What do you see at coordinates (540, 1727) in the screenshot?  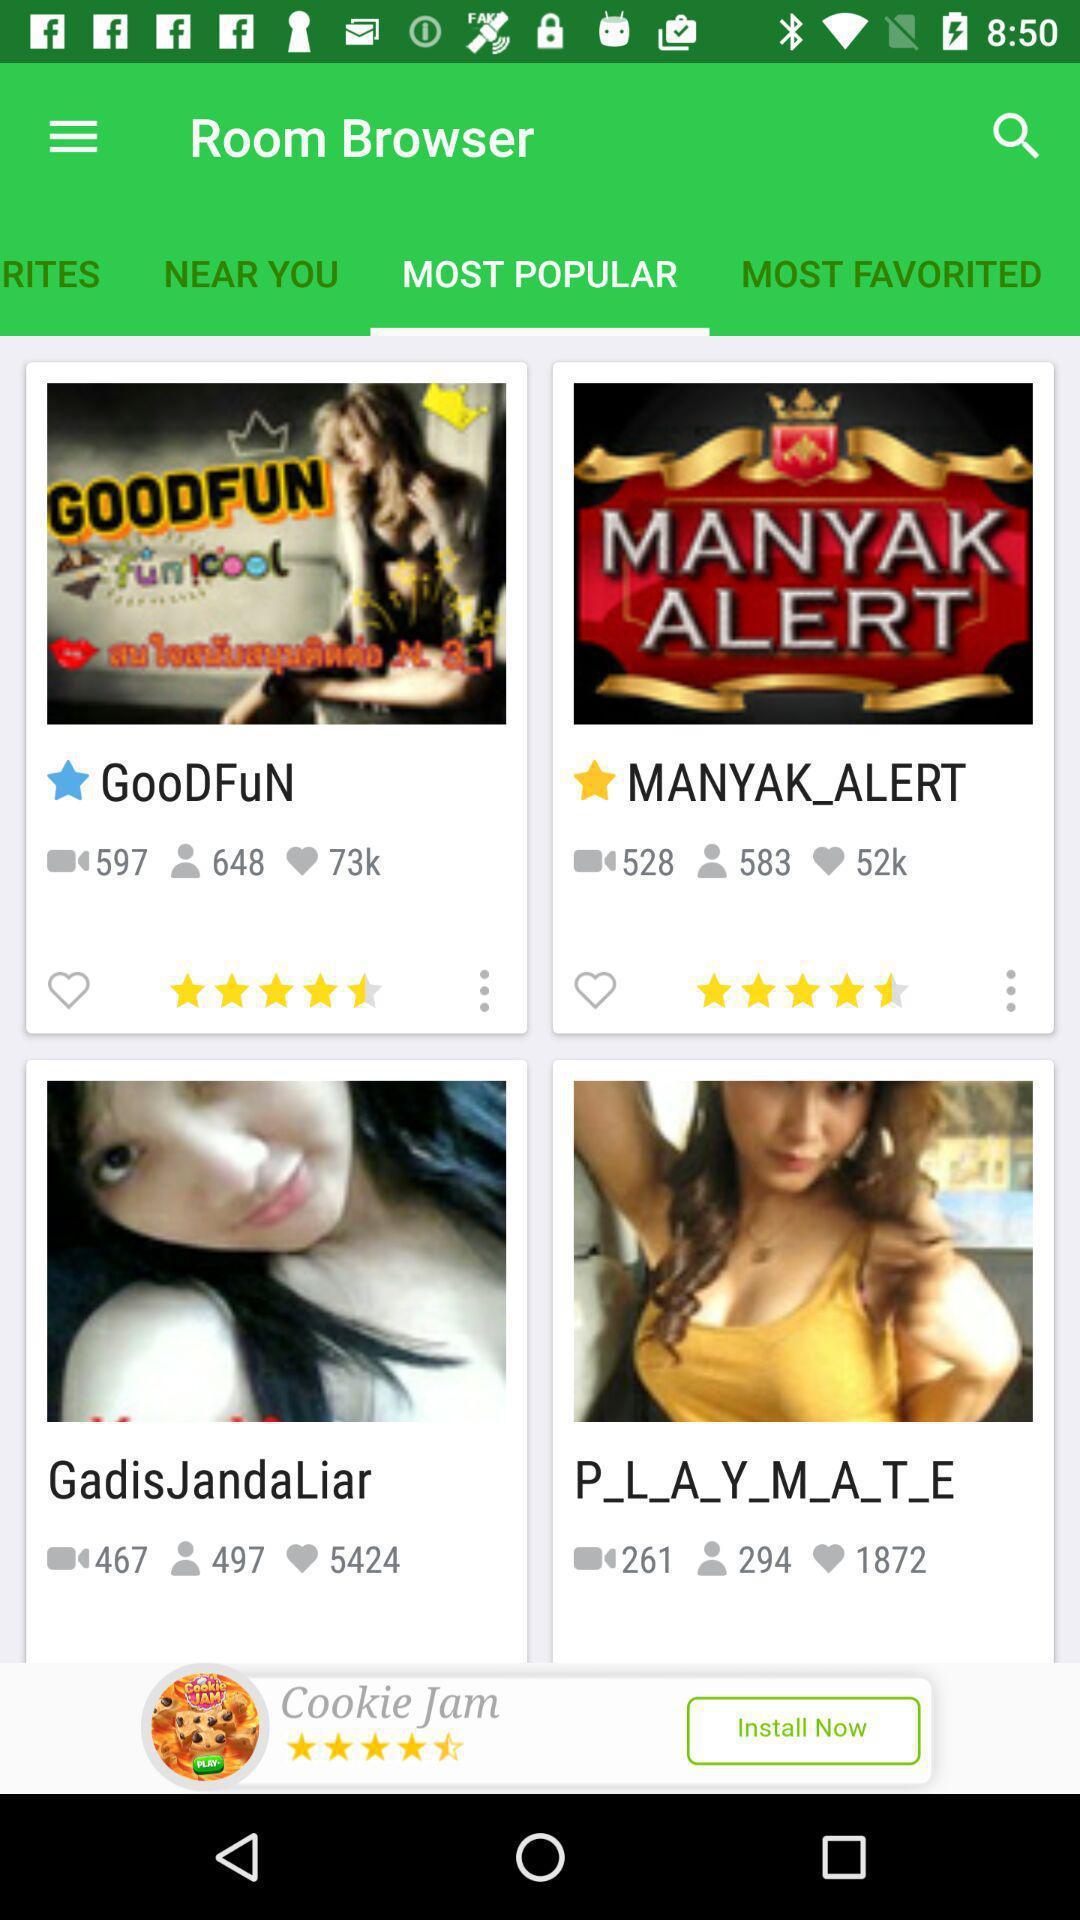 I see `sponsor advertisement for cookie jam` at bounding box center [540, 1727].